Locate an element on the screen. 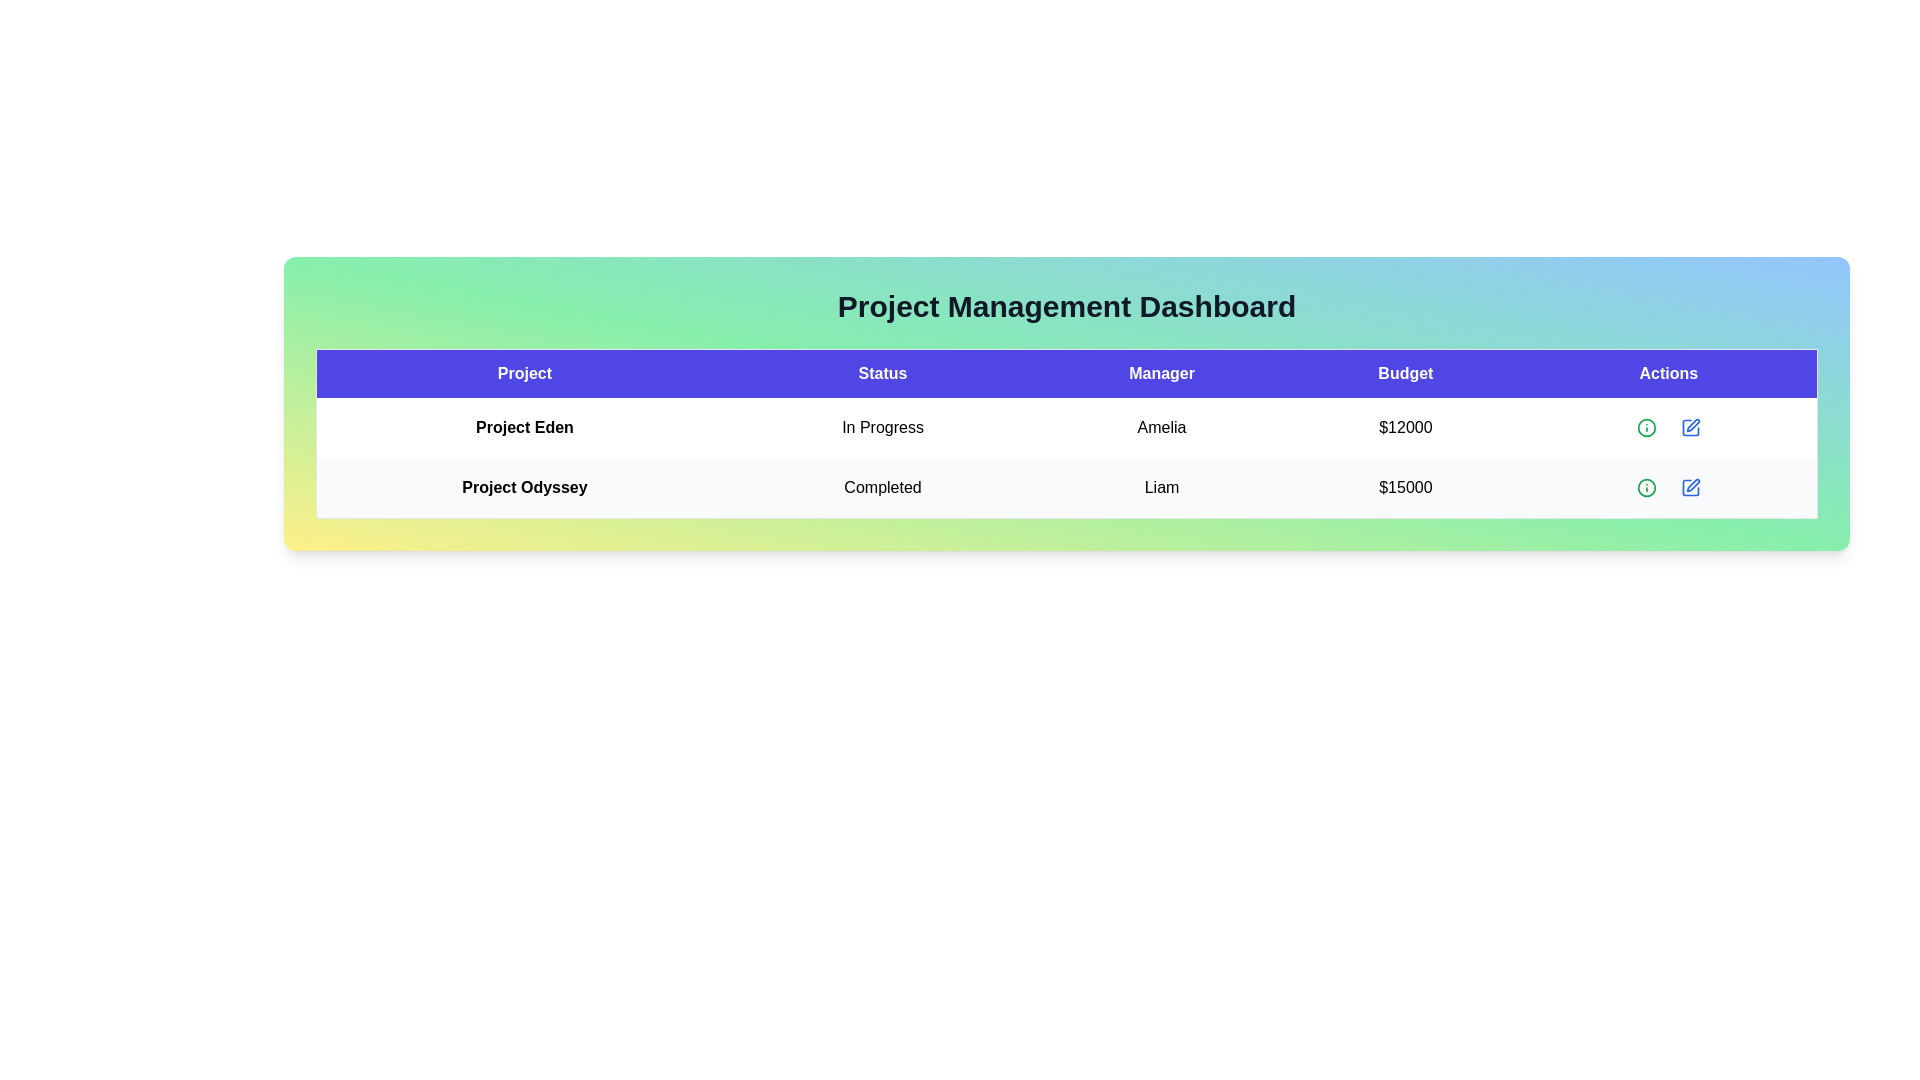 The height and width of the screenshot is (1080, 1920). the appearance of the Circular SVG element that serves as an indicator for the second row under the 'Actions' column in the table is located at coordinates (1646, 488).